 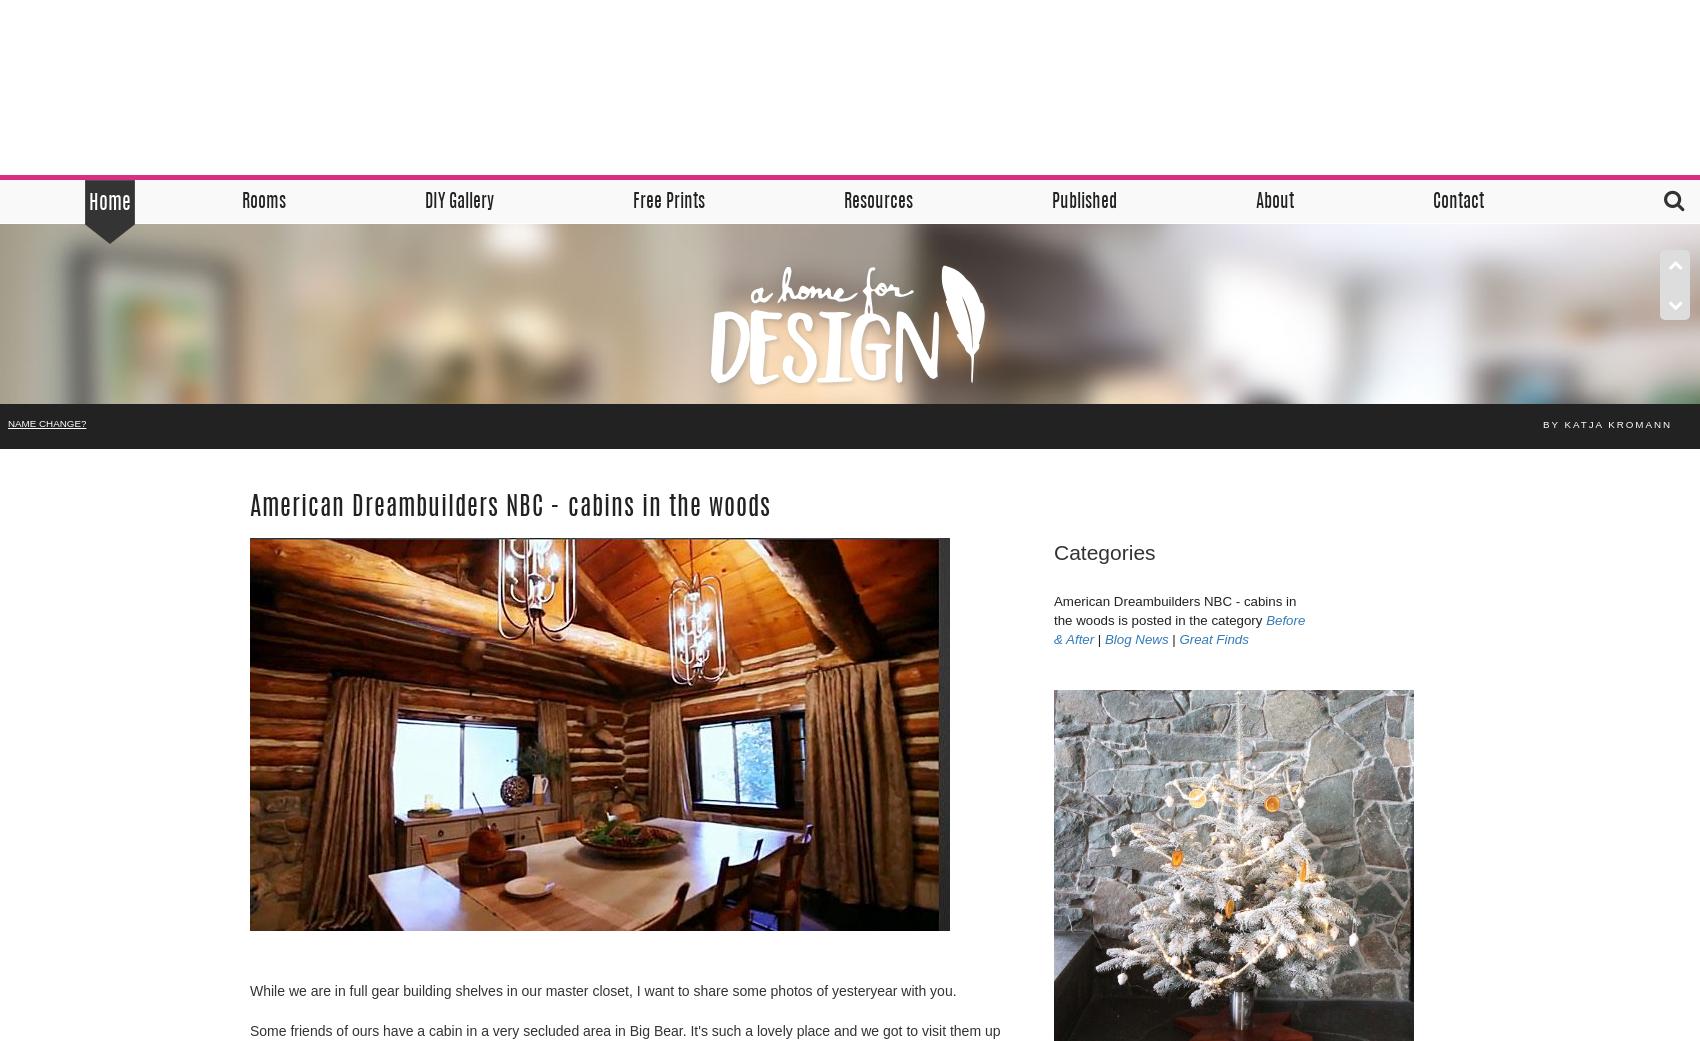 What do you see at coordinates (631, 202) in the screenshot?
I see `'Free Prints'` at bounding box center [631, 202].